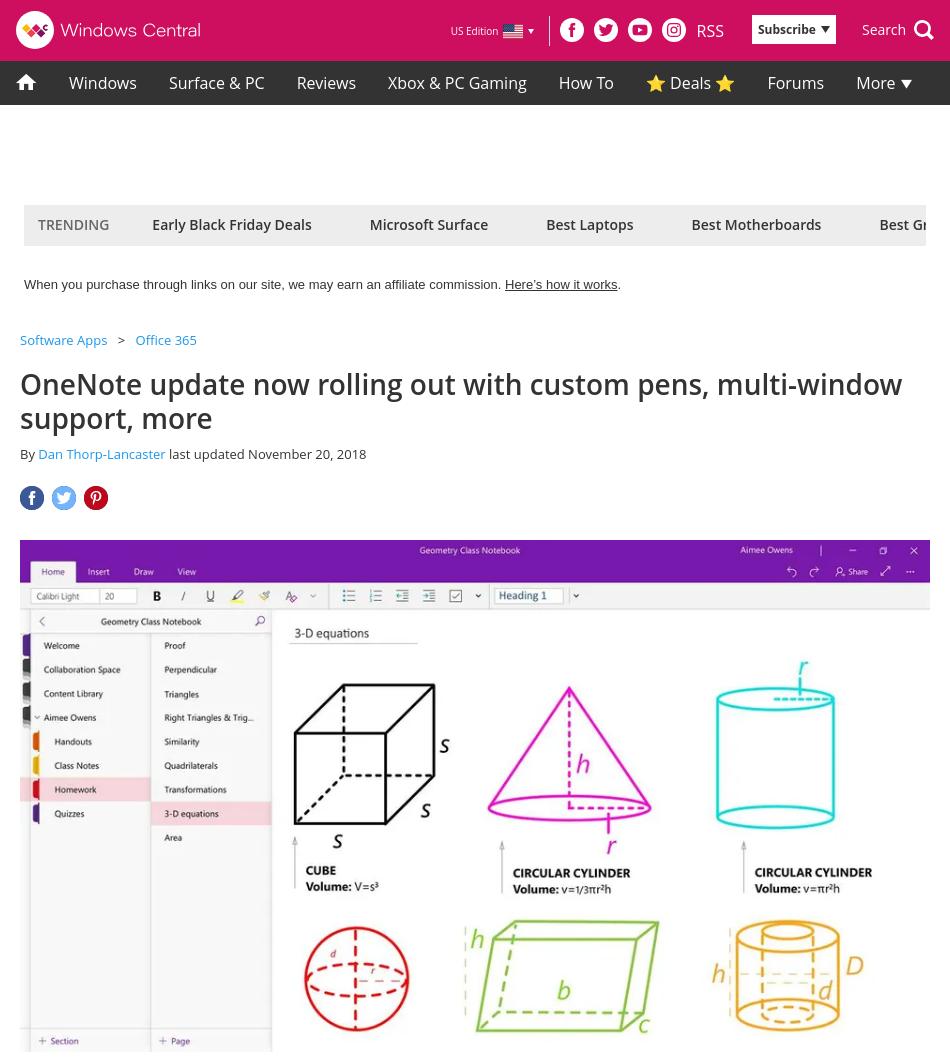 The width and height of the screenshot is (950, 1057). I want to click on 'Early Black Friday Deals', so click(231, 224).